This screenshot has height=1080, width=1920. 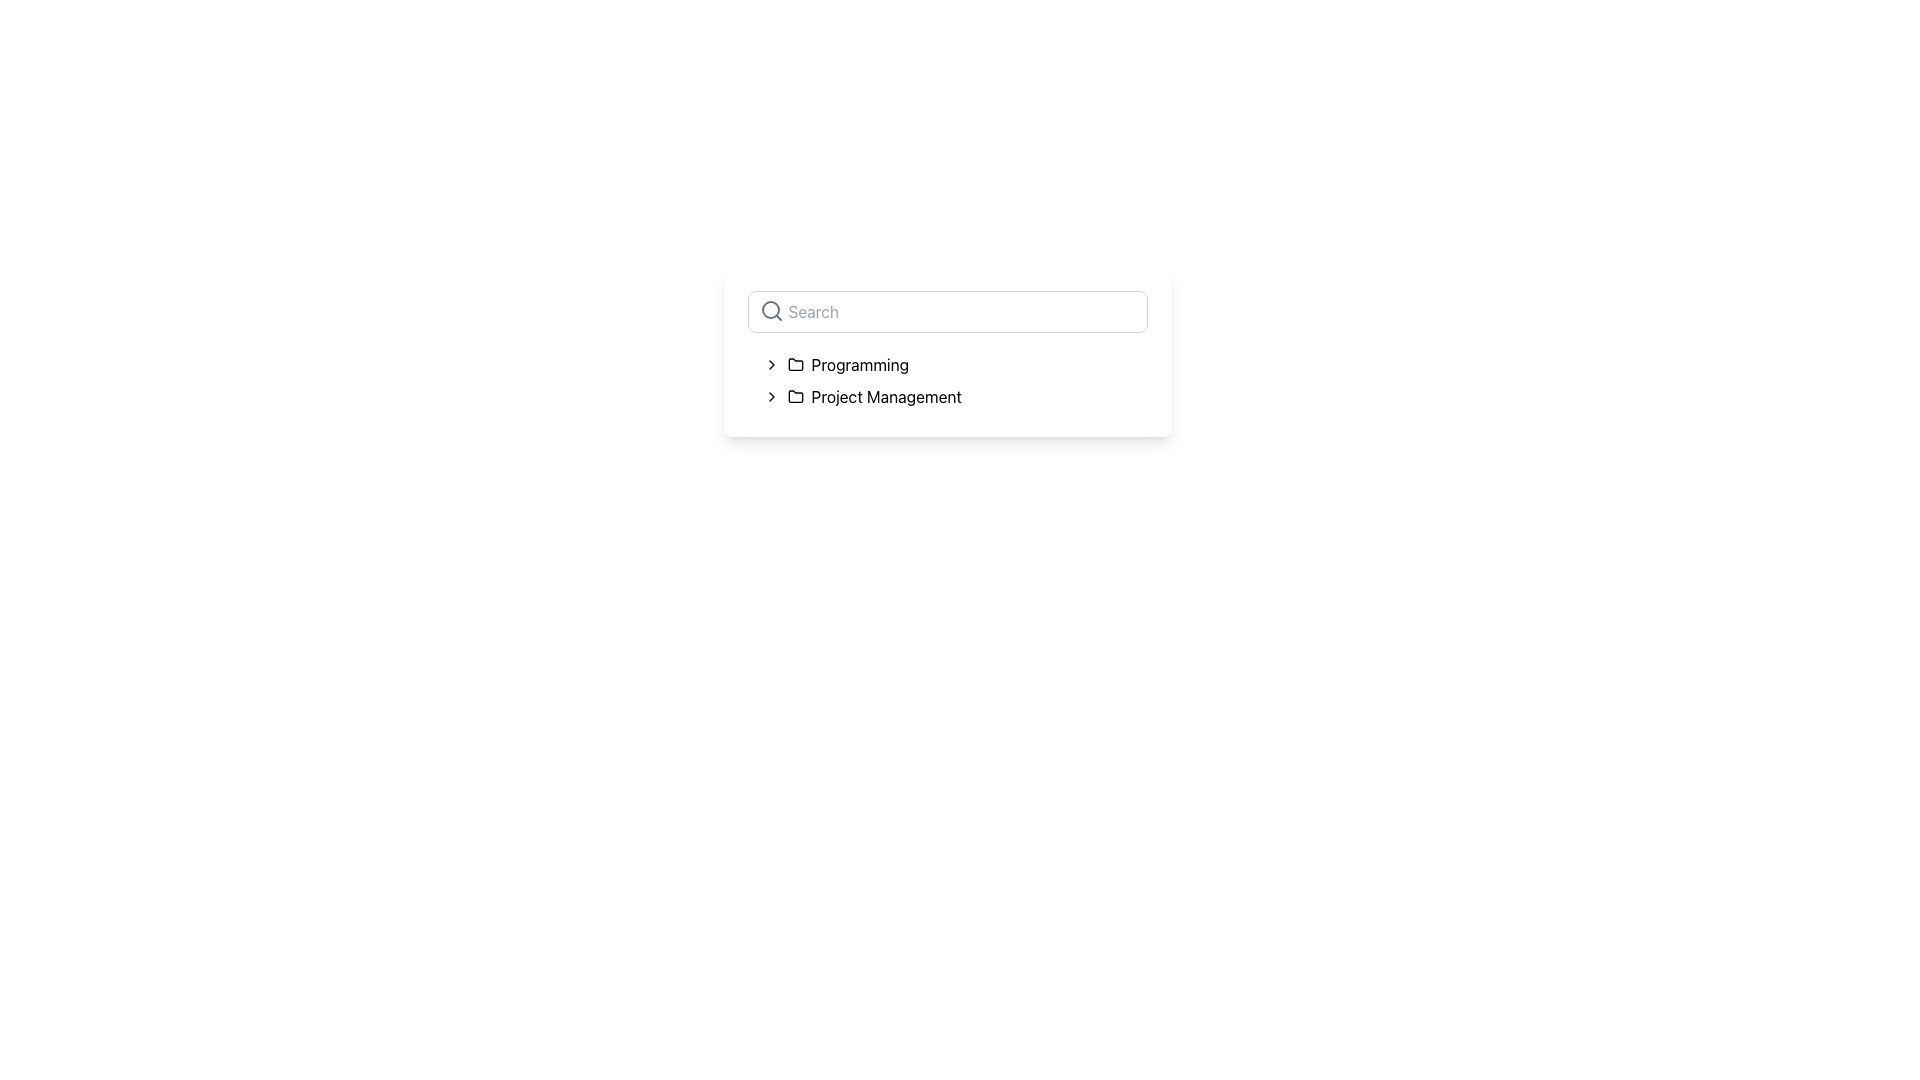 What do you see at coordinates (794, 396) in the screenshot?
I see `the folder icon located immediately to the left of the text 'Project Management' in the list, which is the second folder icon in a vertical arrangement` at bounding box center [794, 396].